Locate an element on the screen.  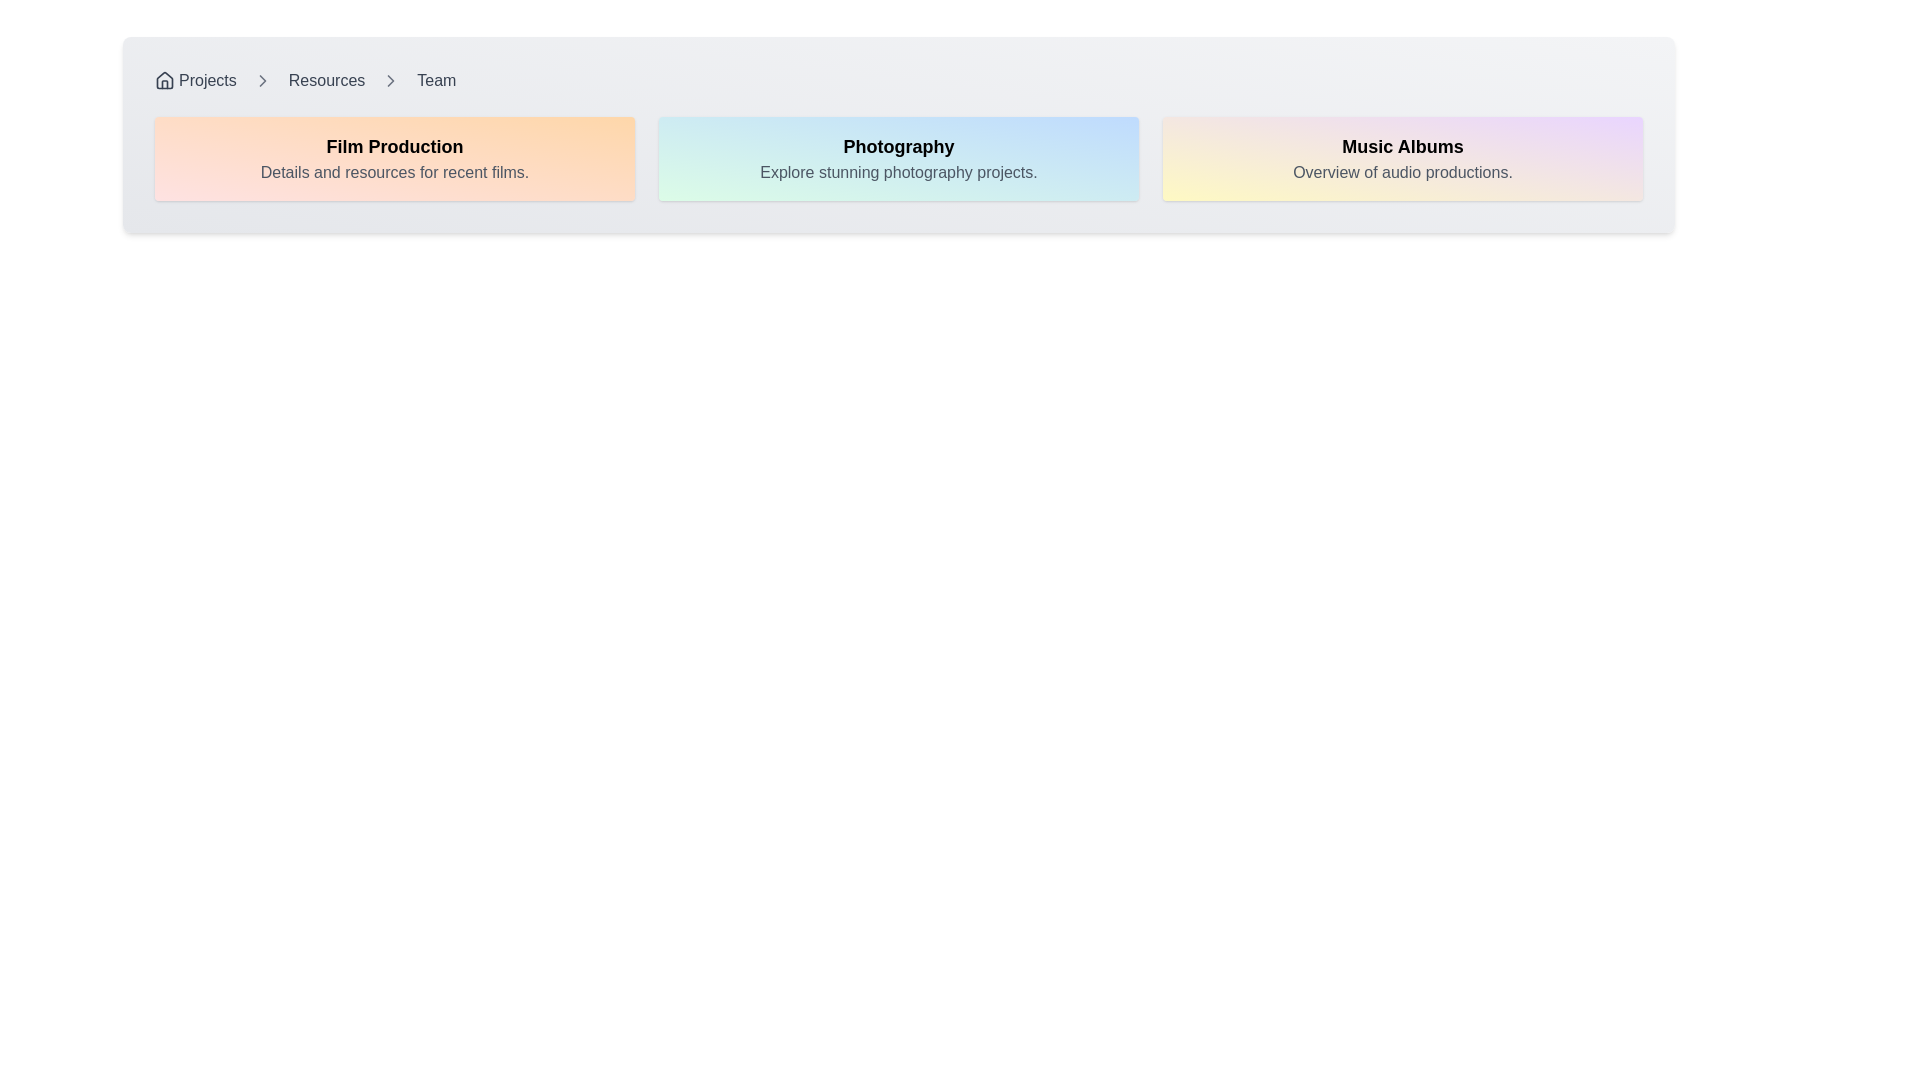
the 'Team' link in the breadcrumb navigation bar is located at coordinates (435, 80).